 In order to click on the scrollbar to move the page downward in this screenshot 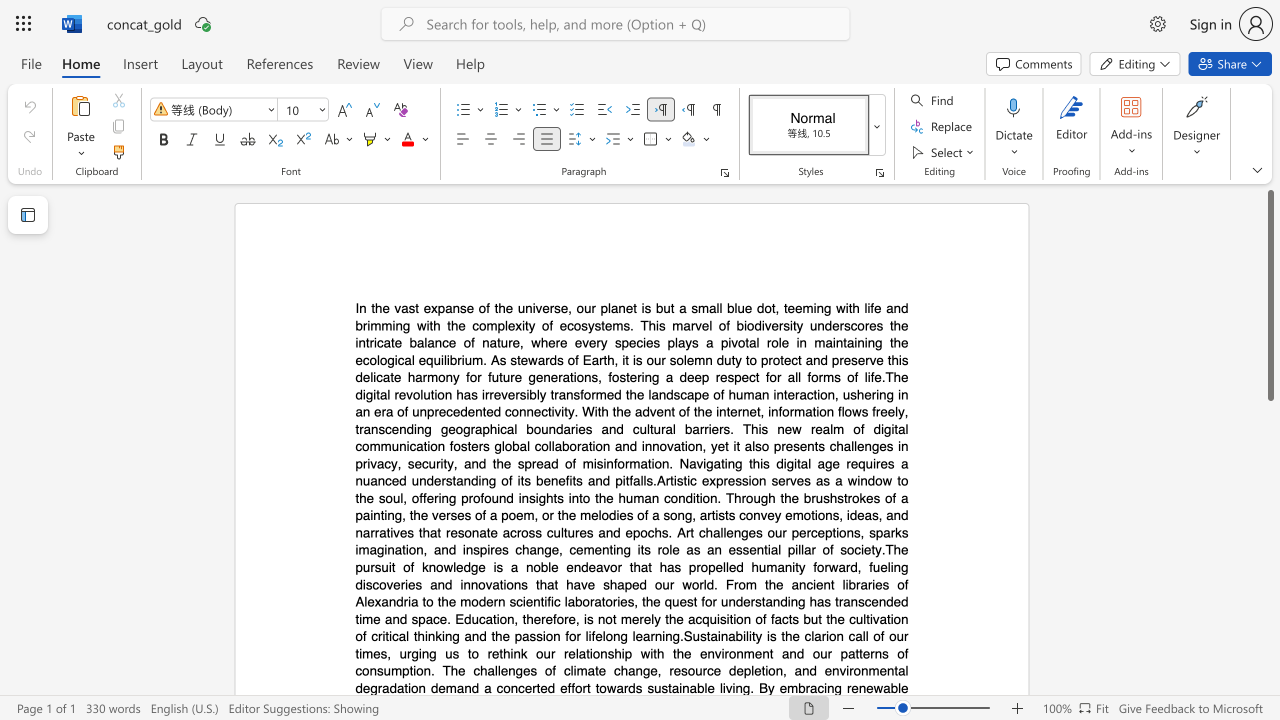, I will do `click(1269, 598)`.